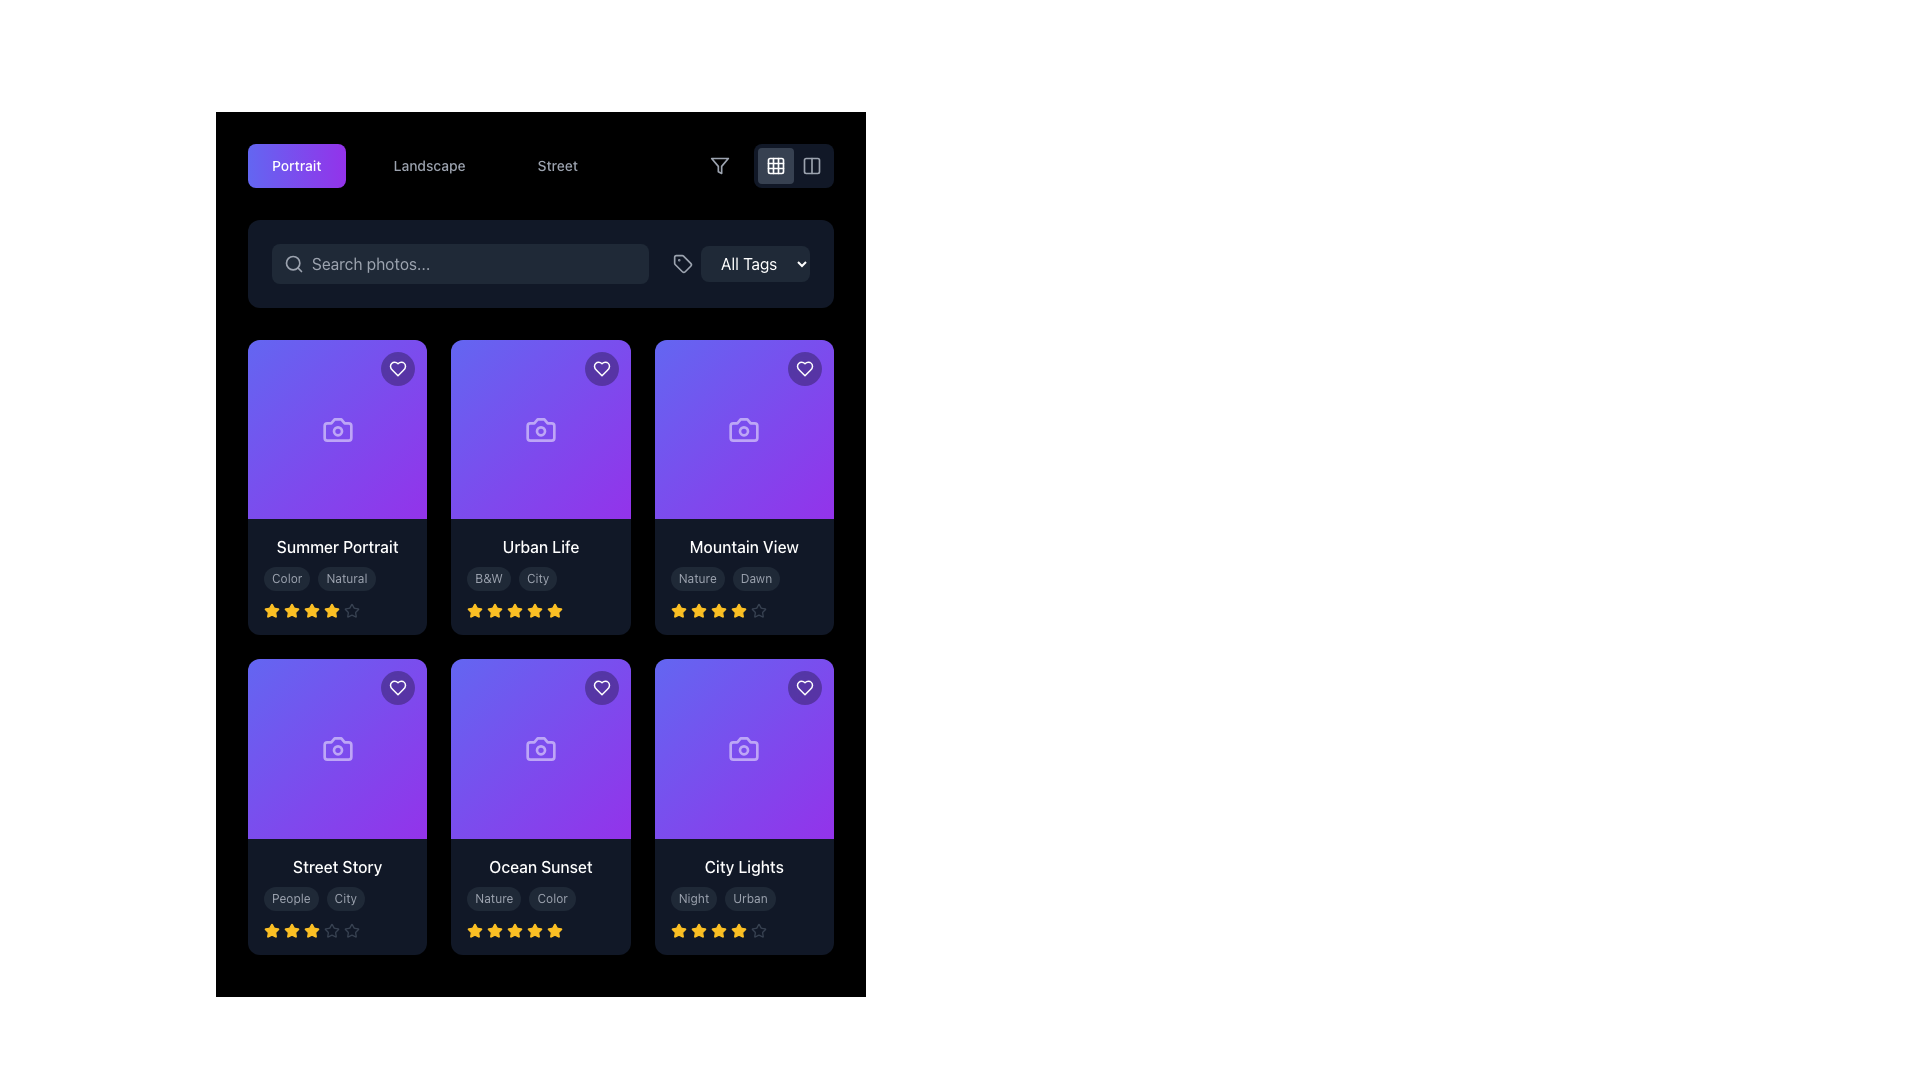 This screenshot has width=1920, height=1080. Describe the element at coordinates (271, 929) in the screenshot. I see `the first star icon in the rating component of the 'Street Story' section, which is part of a five-star review system` at that location.